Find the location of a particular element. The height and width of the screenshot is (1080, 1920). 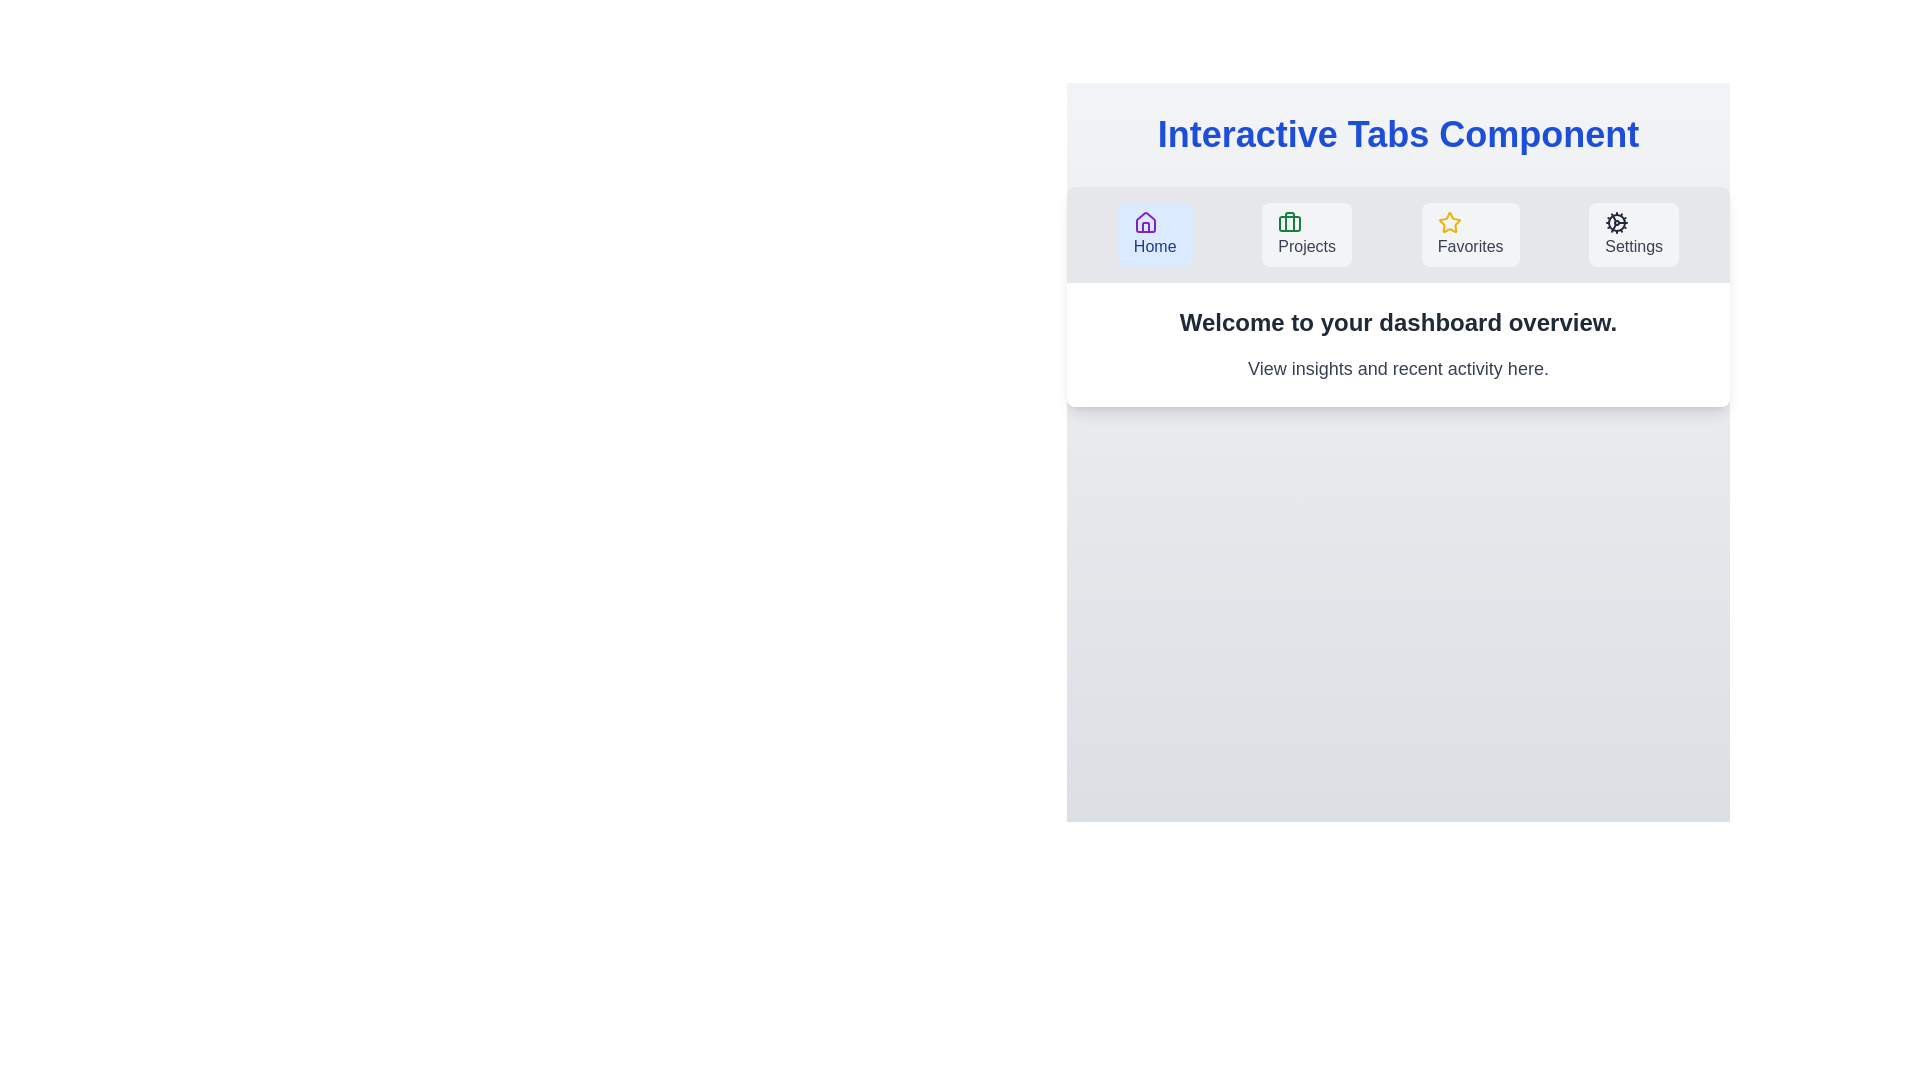

the Projects tab to activate it is located at coordinates (1307, 234).